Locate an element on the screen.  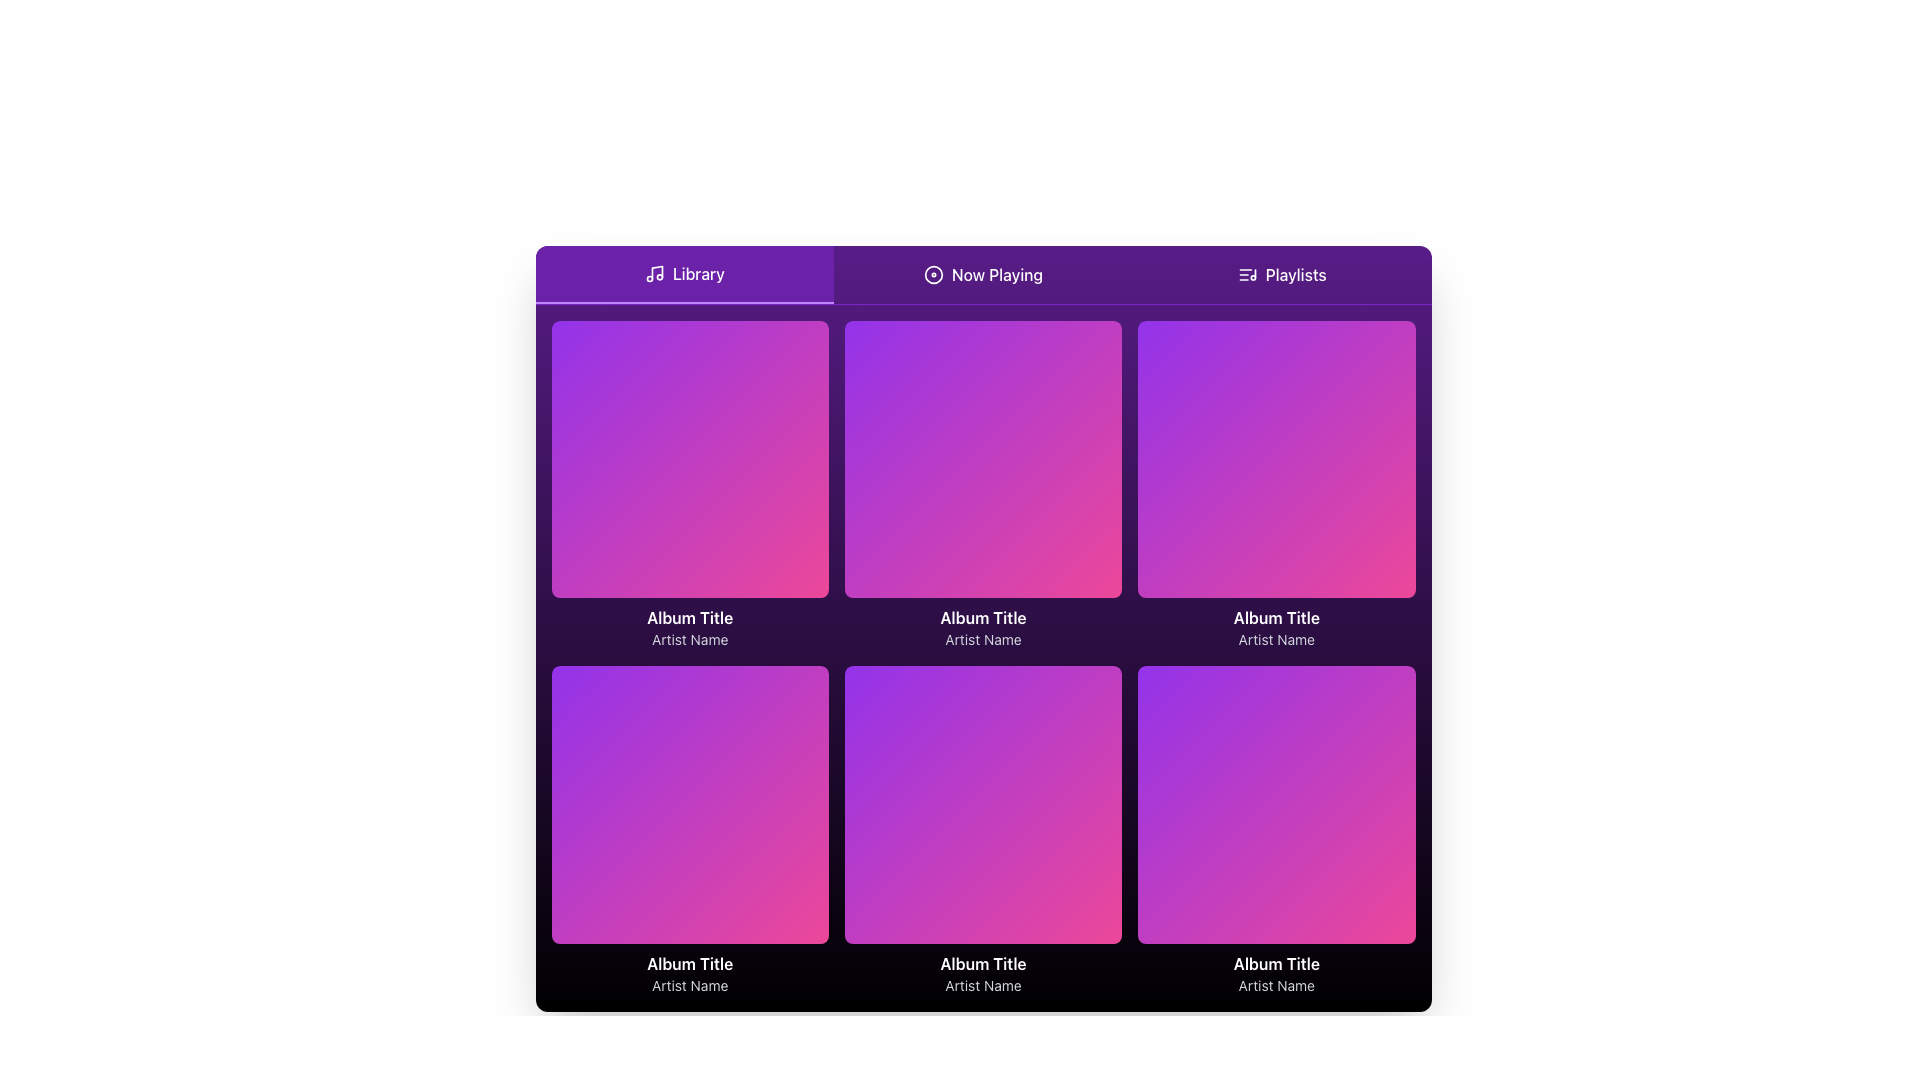
the text label that reads 'Artist Name', which is styled in gray and located underneath 'Album Title' in the grid layout is located at coordinates (1275, 984).